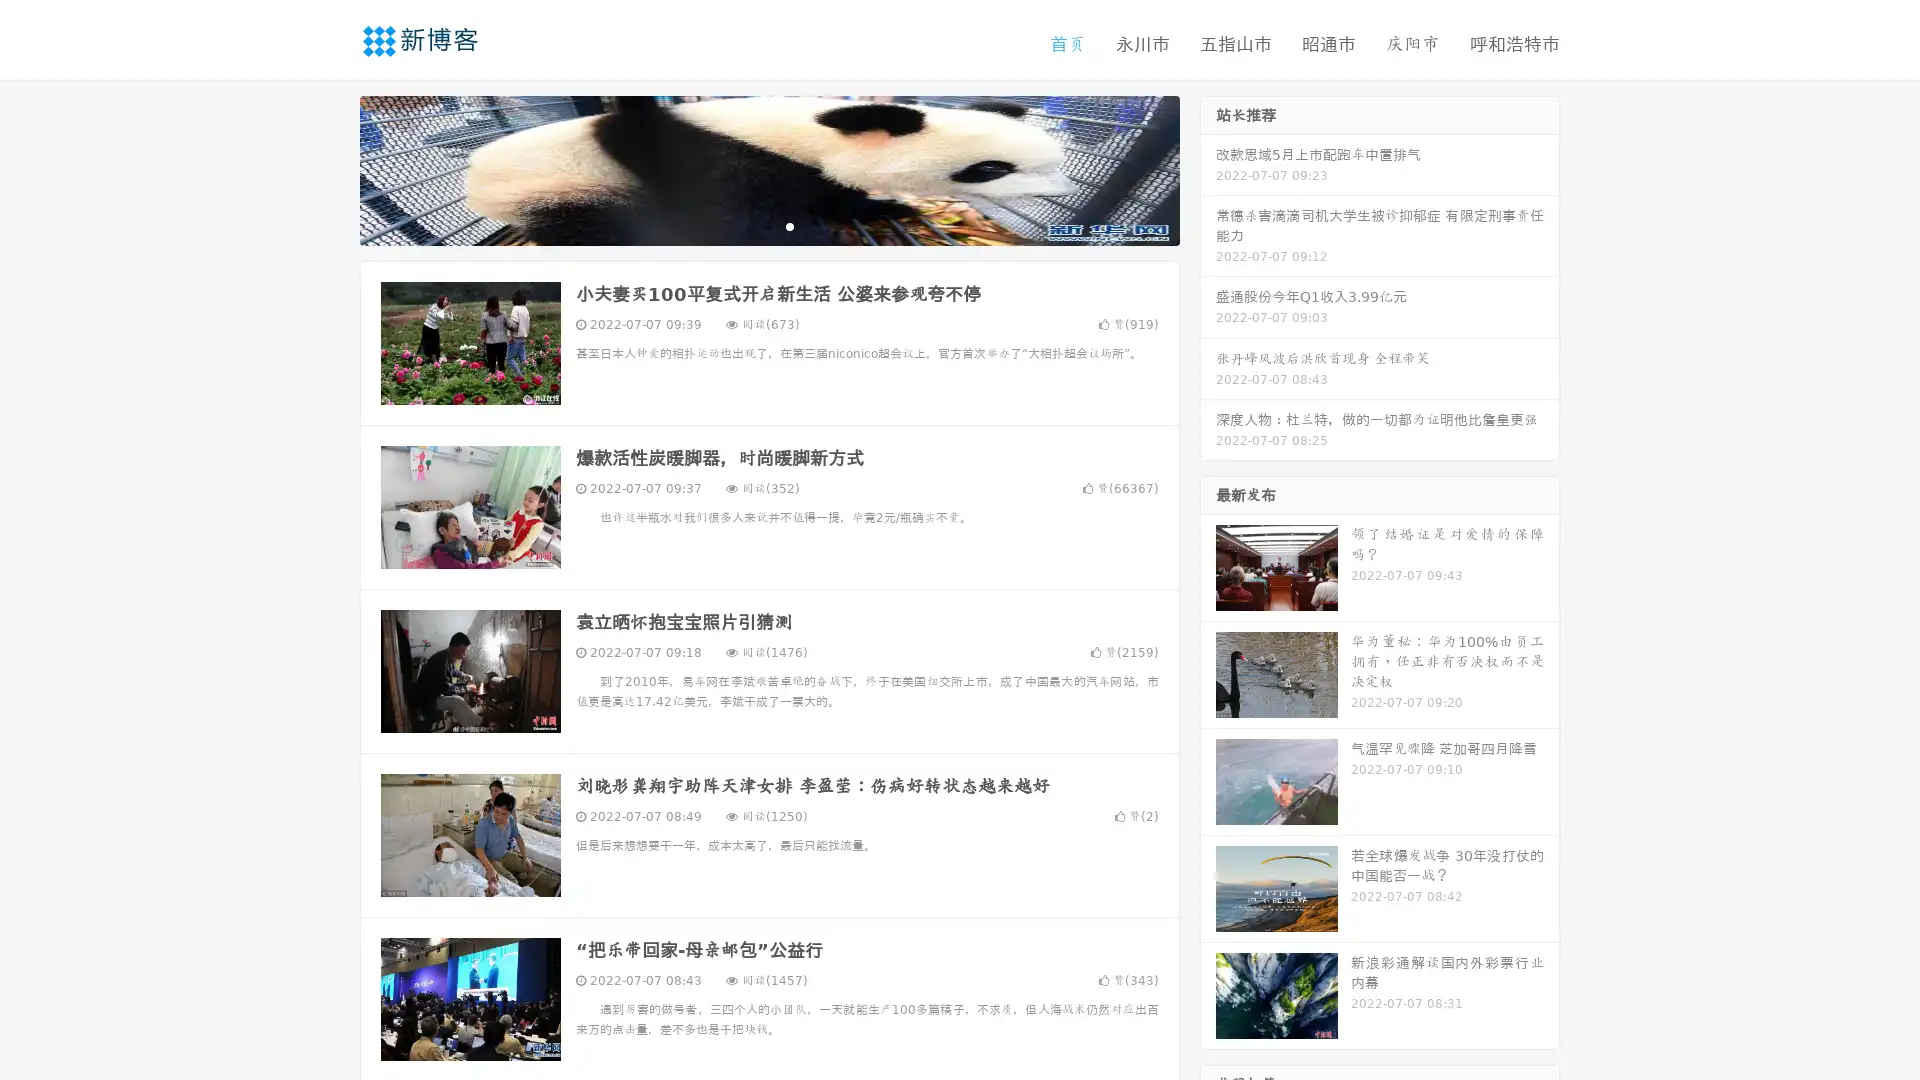 This screenshot has width=1920, height=1080. I want to click on Go to slide 2, so click(768, 225).